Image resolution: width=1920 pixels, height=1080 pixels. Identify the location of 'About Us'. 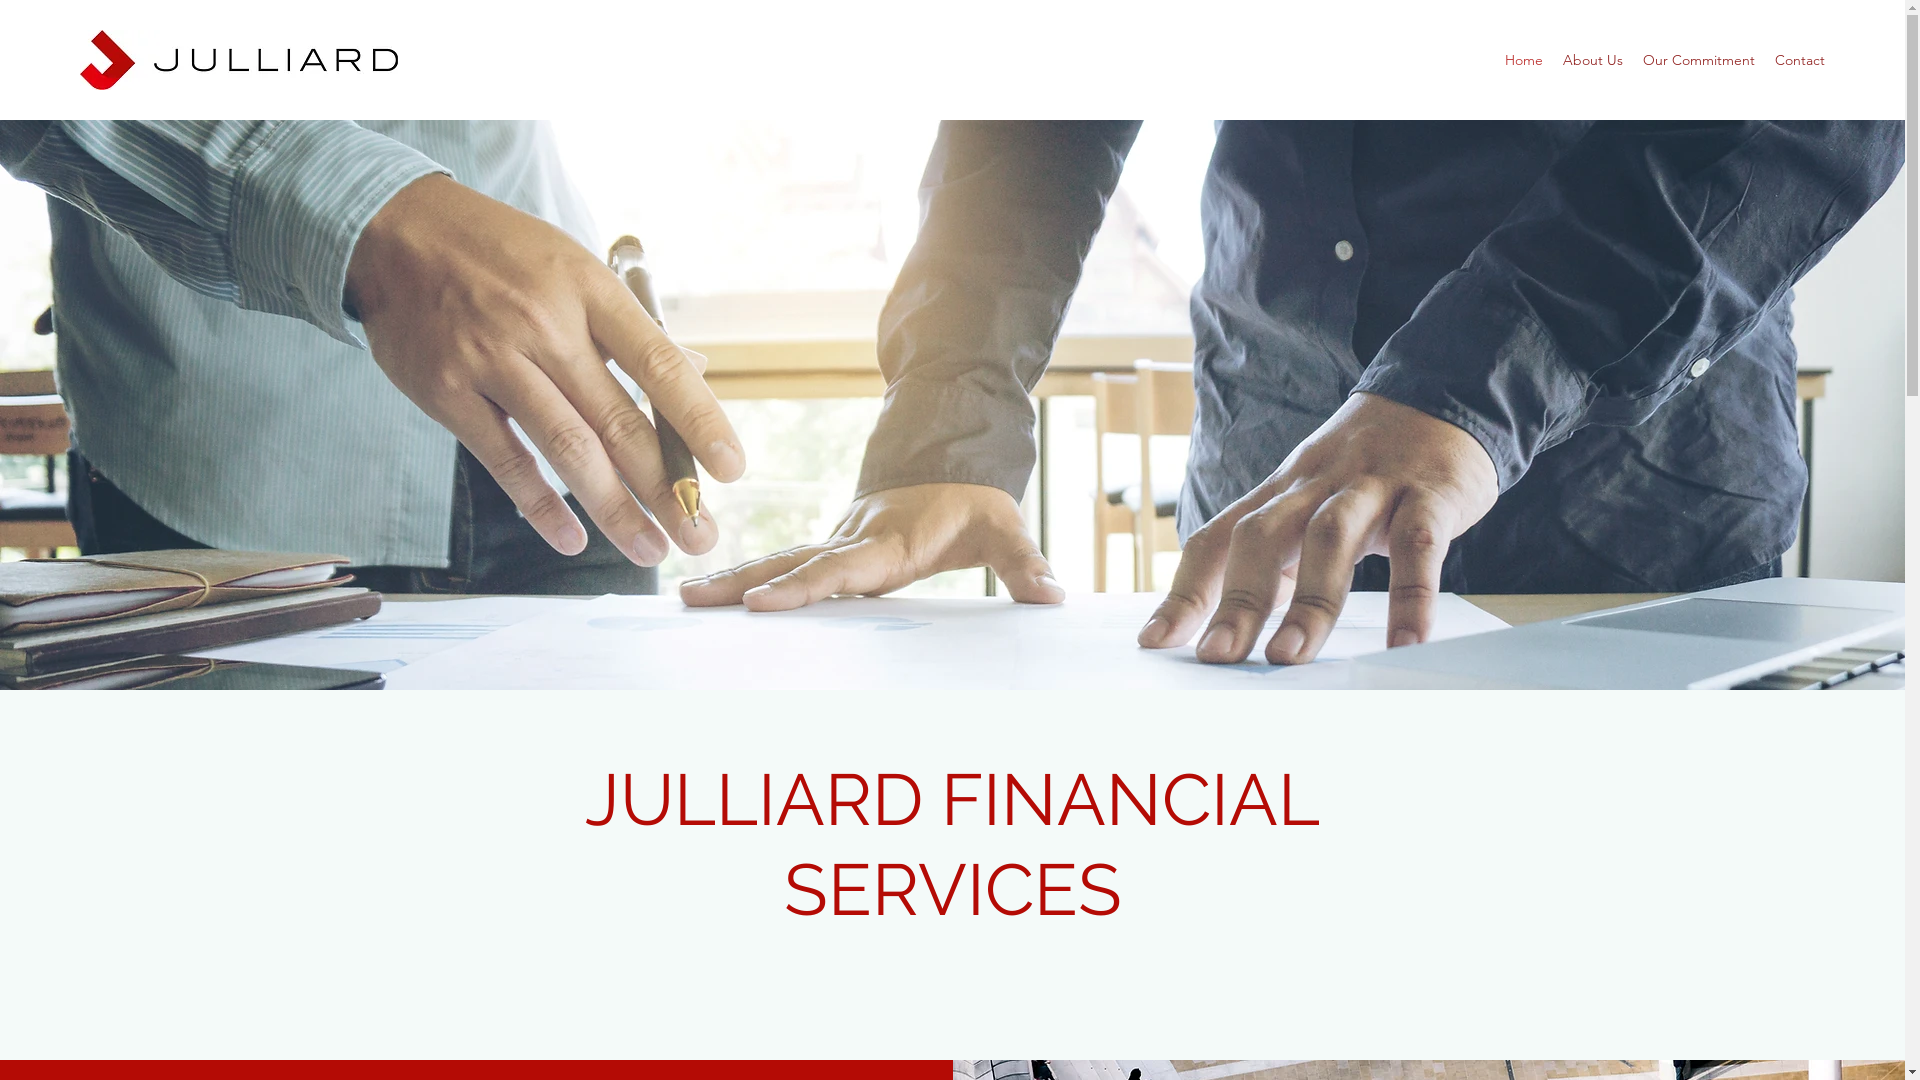
(1592, 59).